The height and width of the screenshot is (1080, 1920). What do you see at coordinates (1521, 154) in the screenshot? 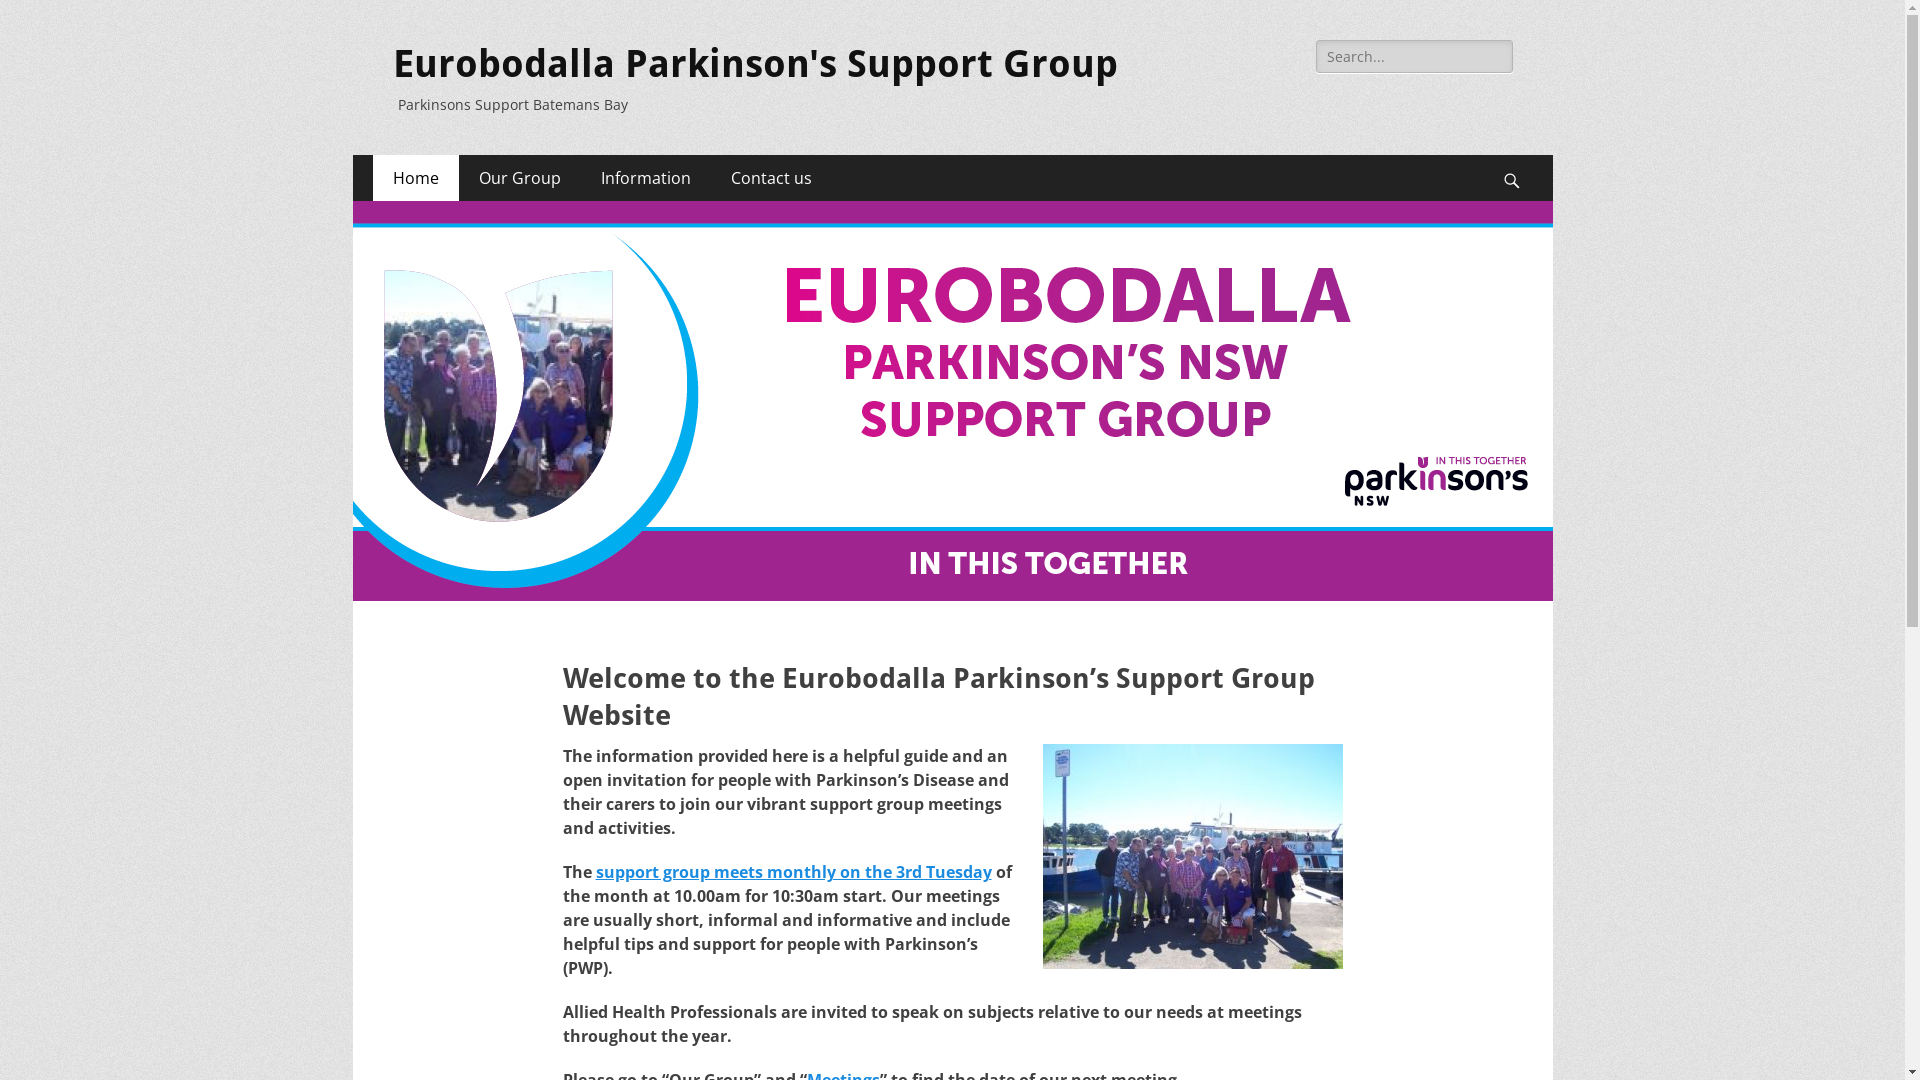
I see `'Search'` at bounding box center [1521, 154].